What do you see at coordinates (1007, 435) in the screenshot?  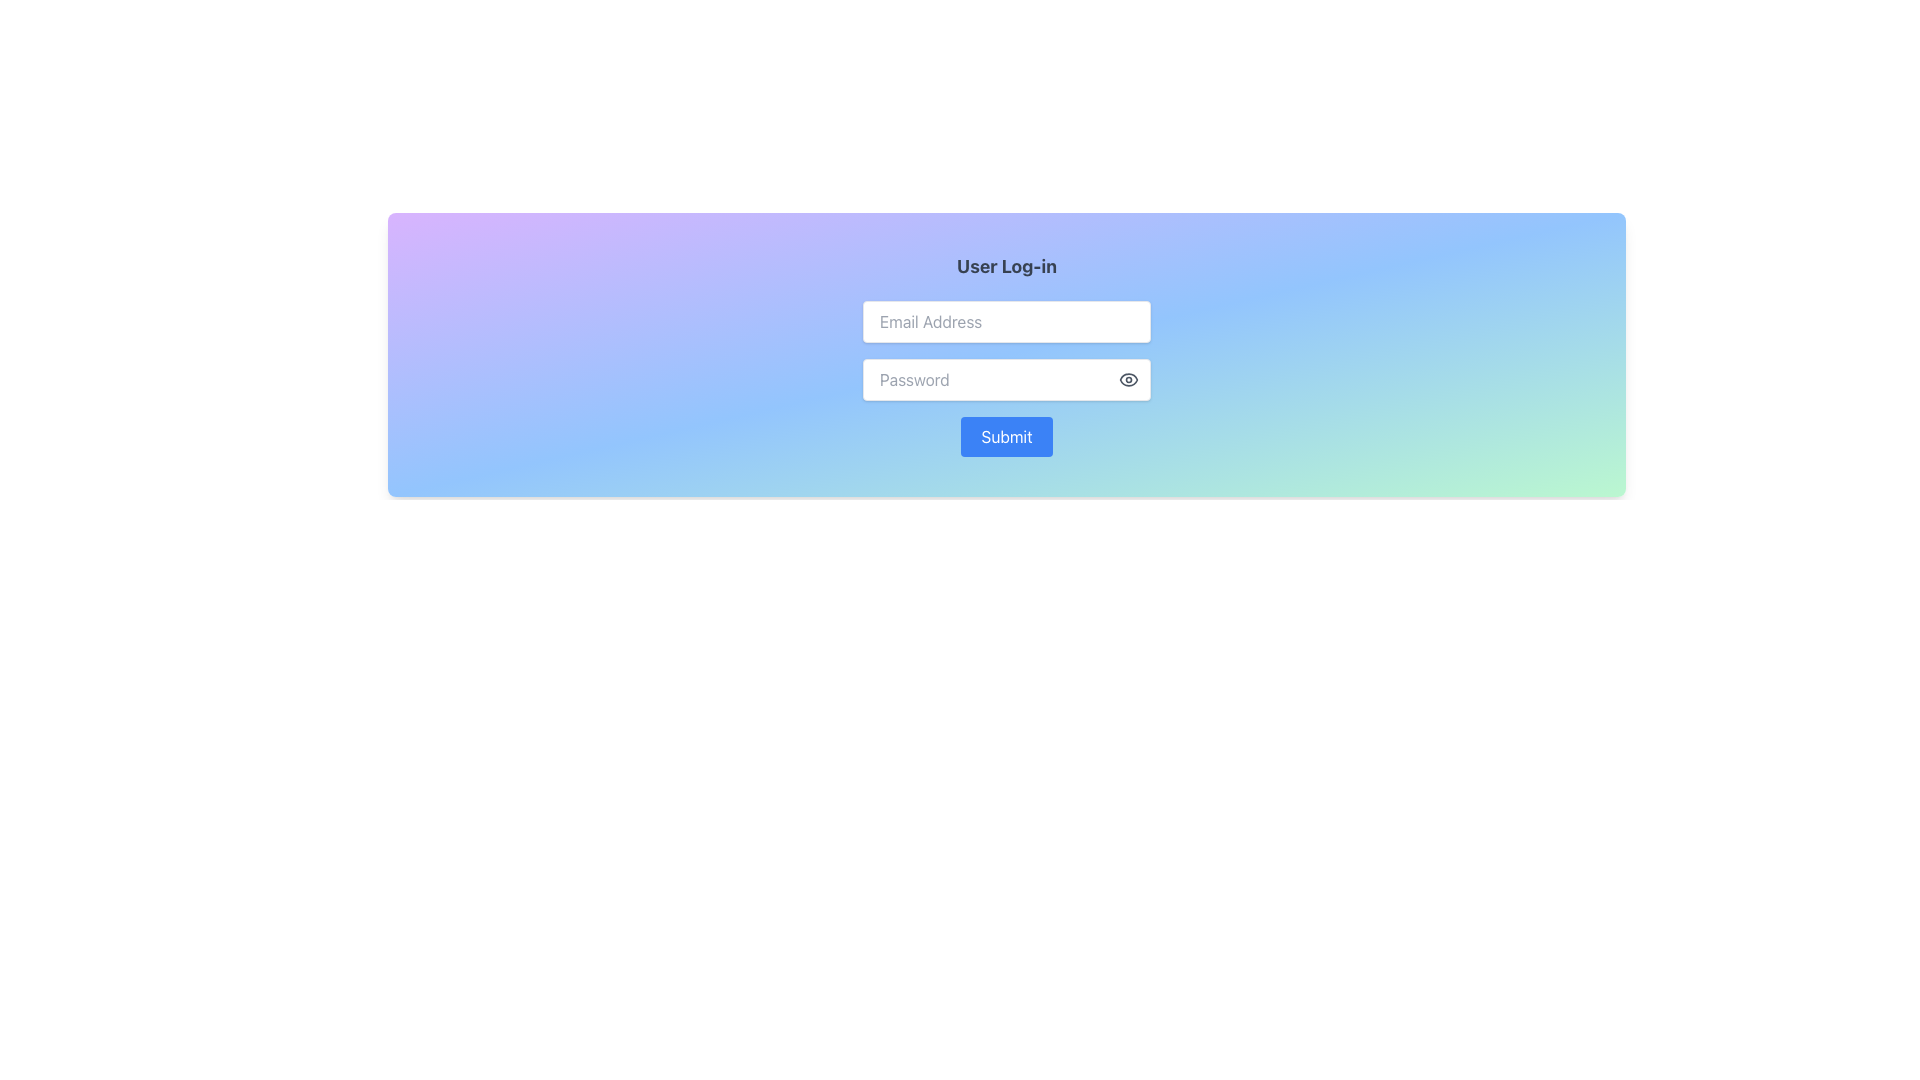 I see `the 'Submit' button with a blue background and white text` at bounding box center [1007, 435].